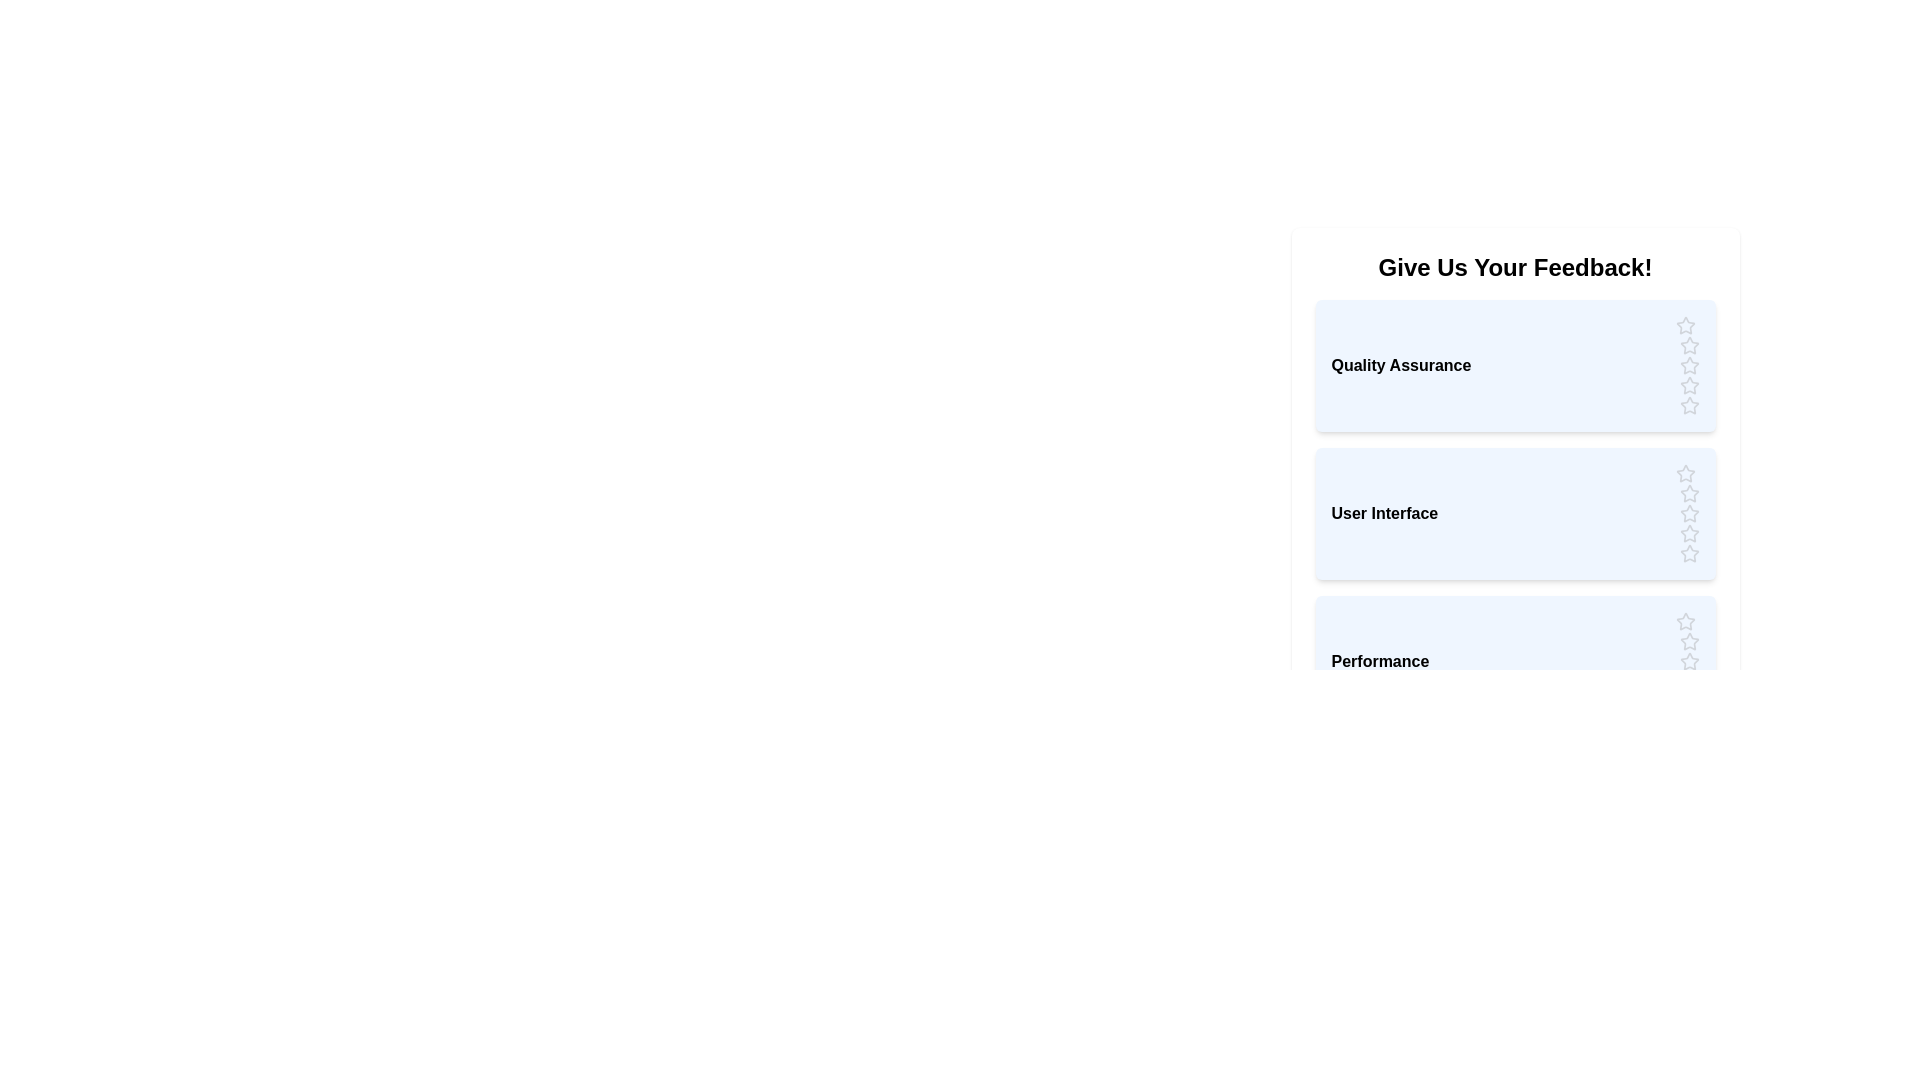 The image size is (1920, 1080). Describe the element at coordinates (1688, 554) in the screenshot. I see `the rating for the category 'User Interface' to 5 stars` at that location.